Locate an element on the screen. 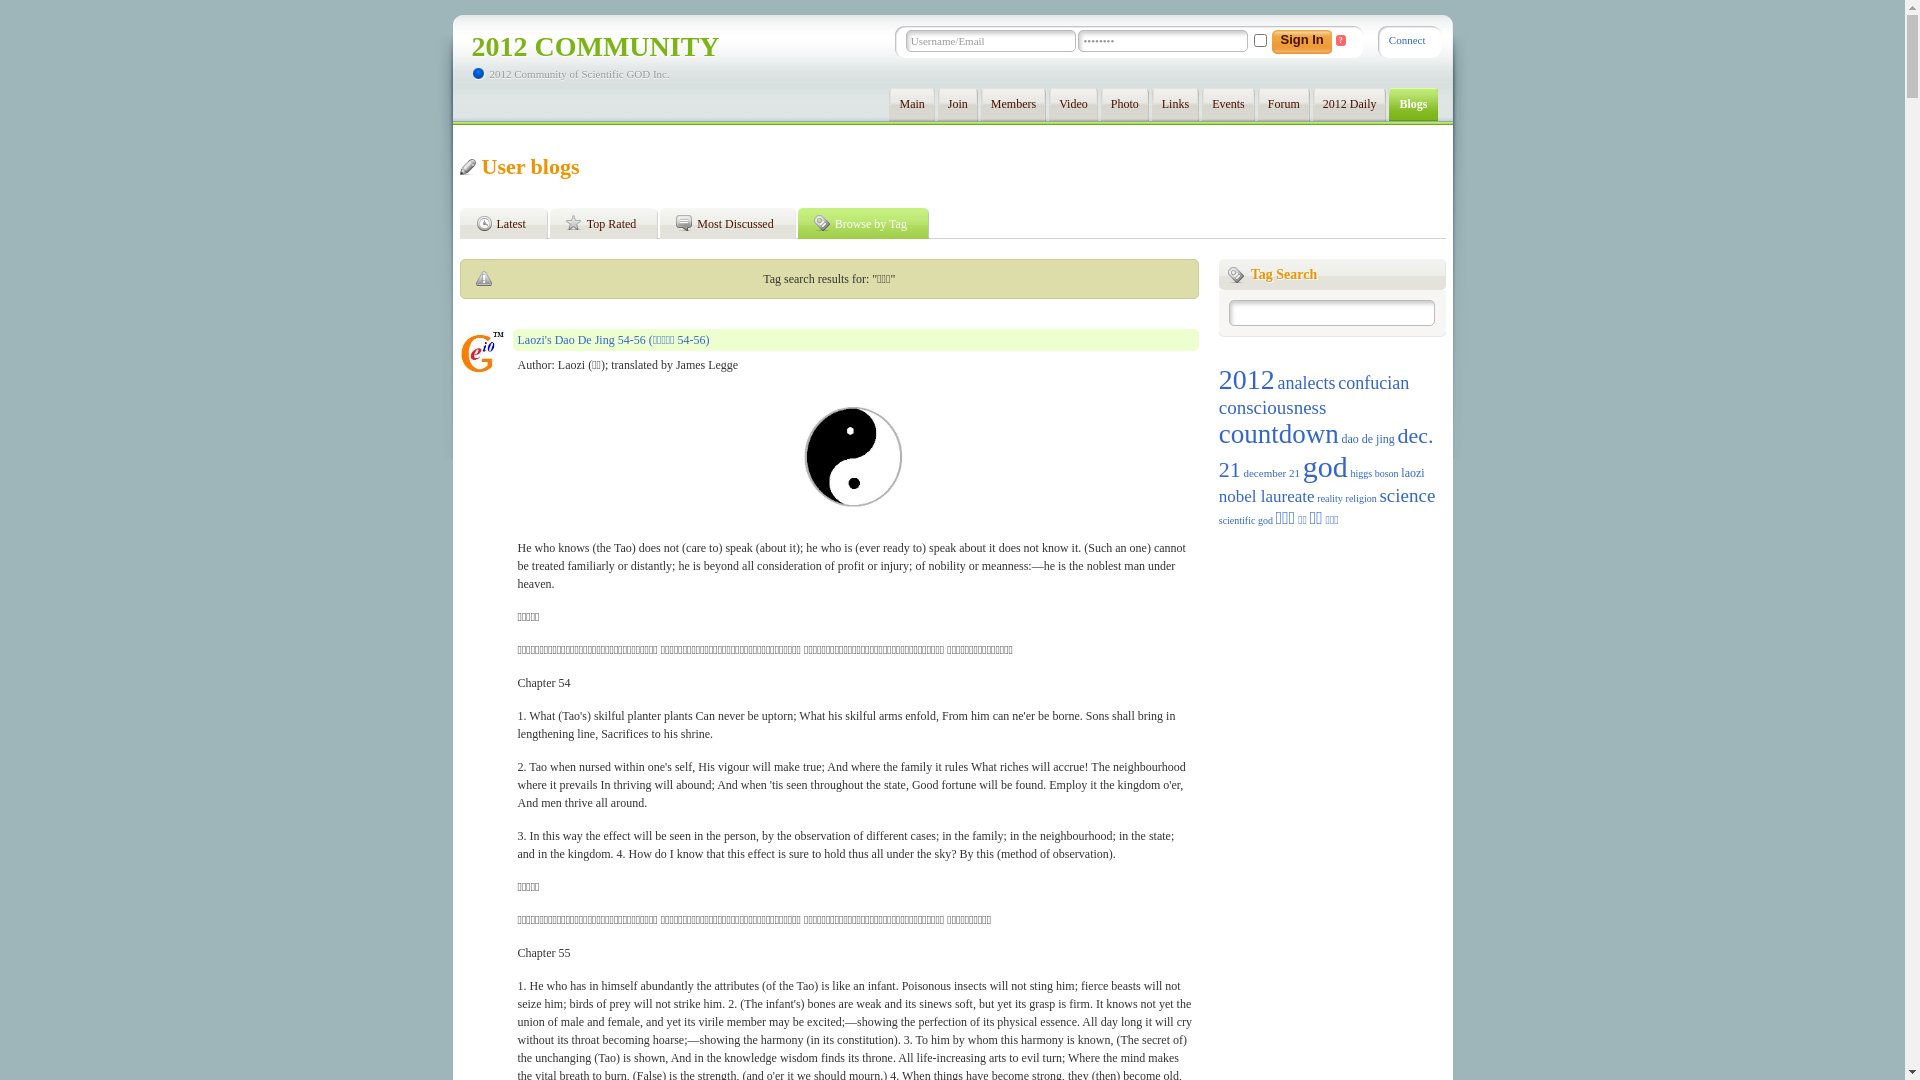 This screenshot has width=1920, height=1080. 'consciousness' is located at coordinates (1271, 406).